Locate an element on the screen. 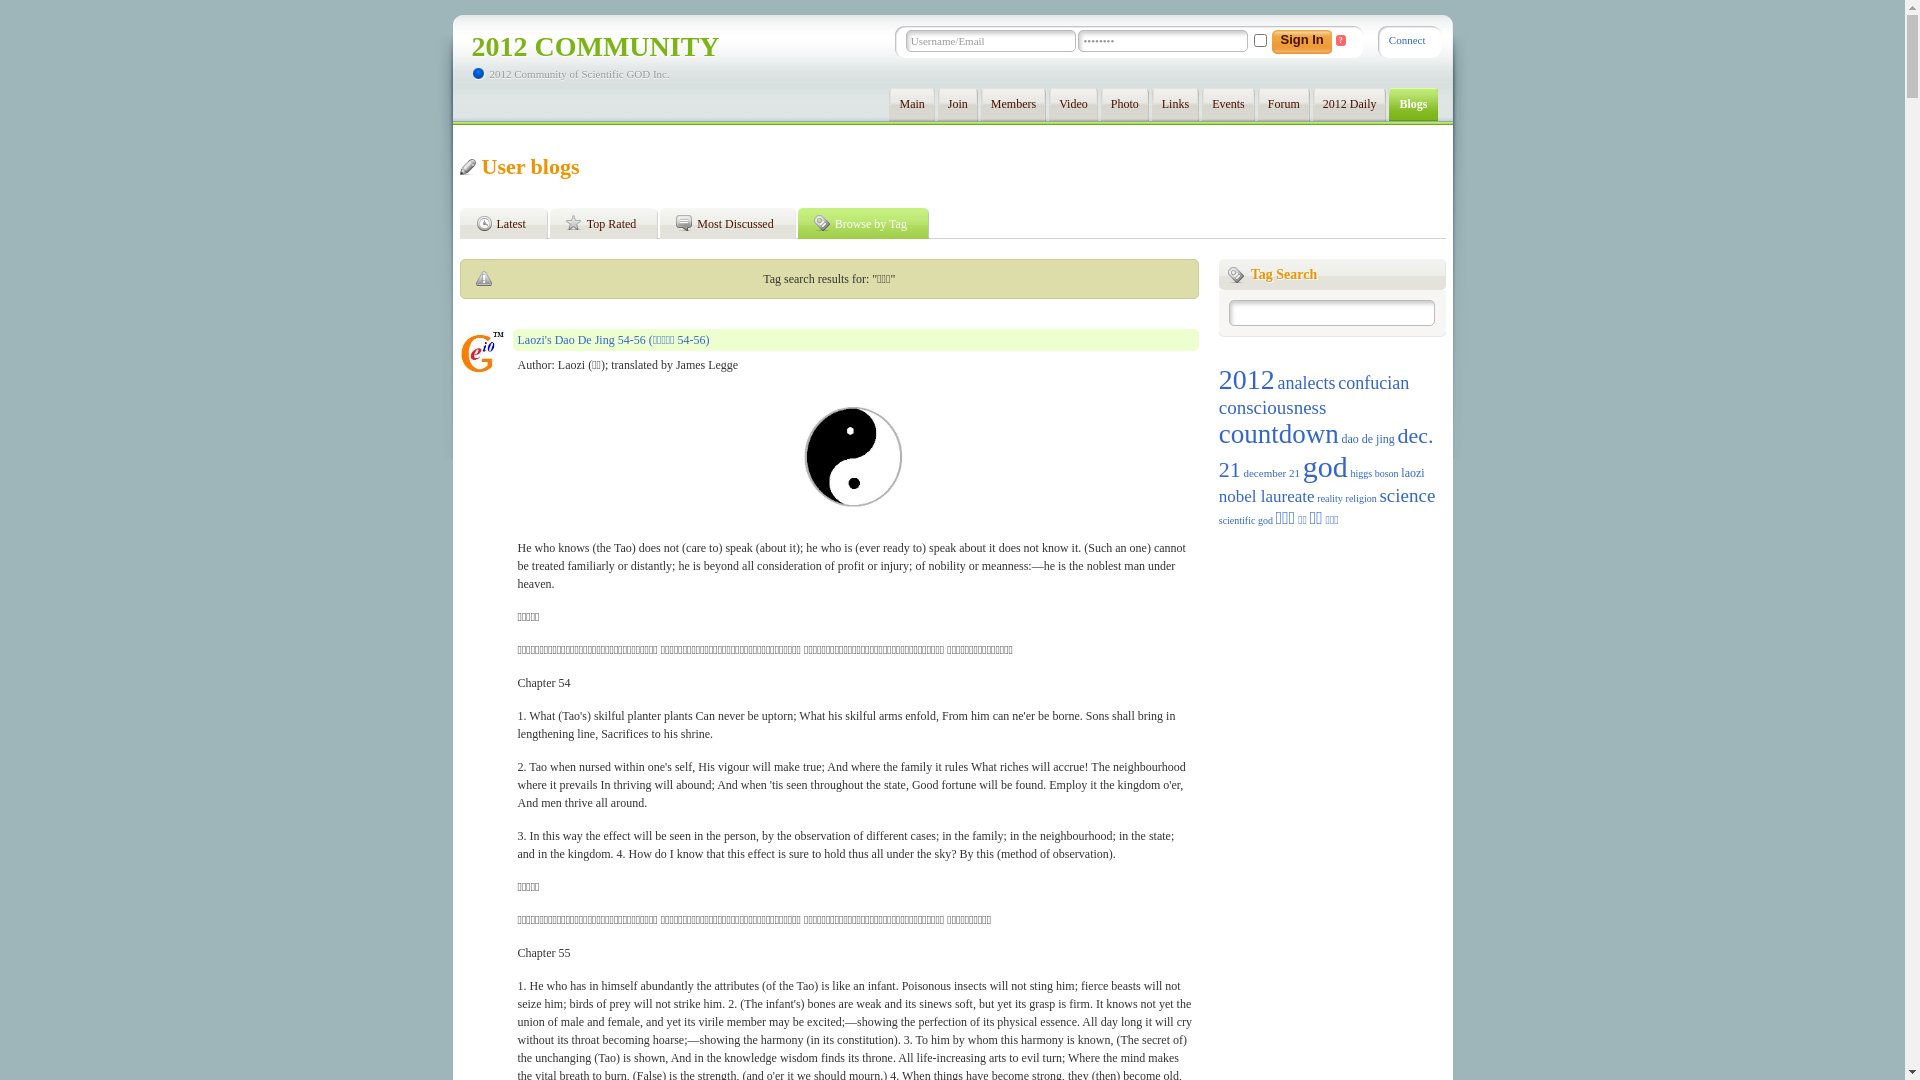 This screenshot has width=1920, height=1080. 'consciousness' is located at coordinates (1271, 406).